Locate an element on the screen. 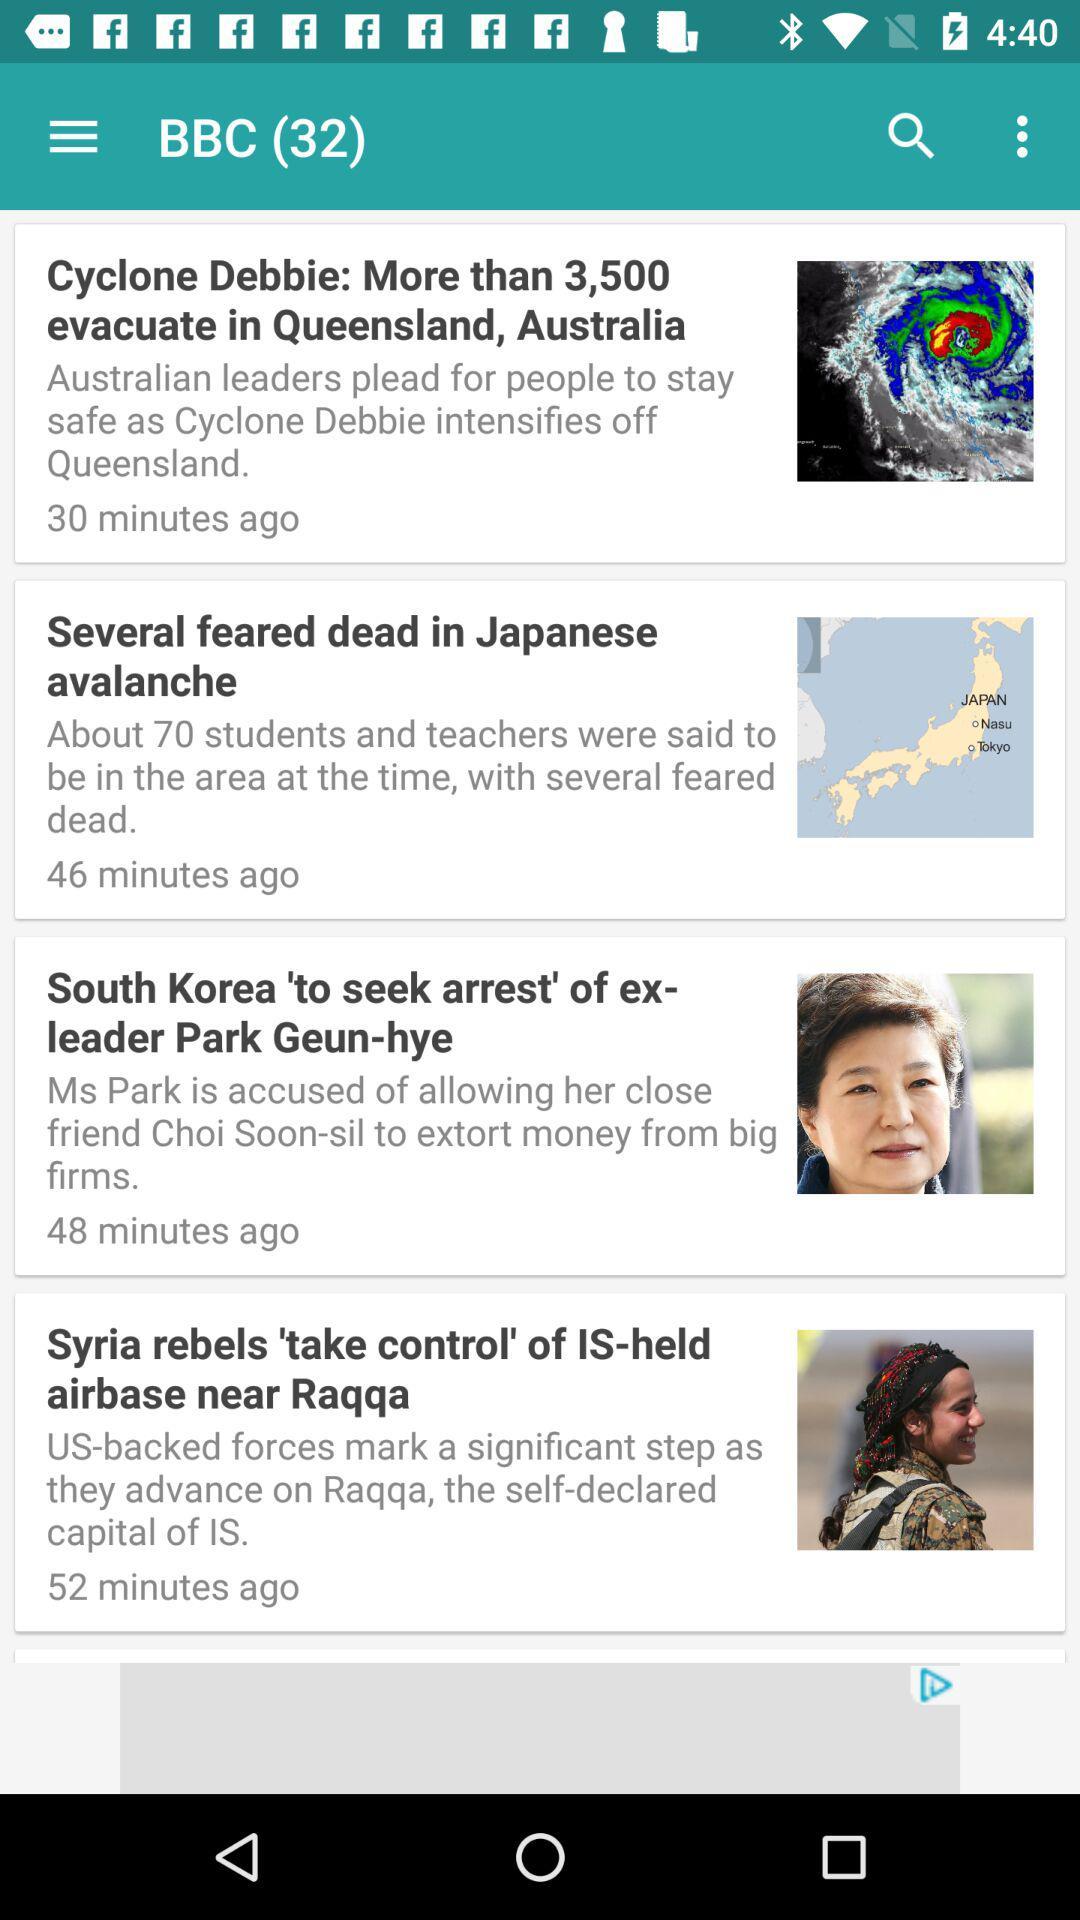 The image size is (1080, 1920). app next to the bbc (32) item is located at coordinates (911, 135).